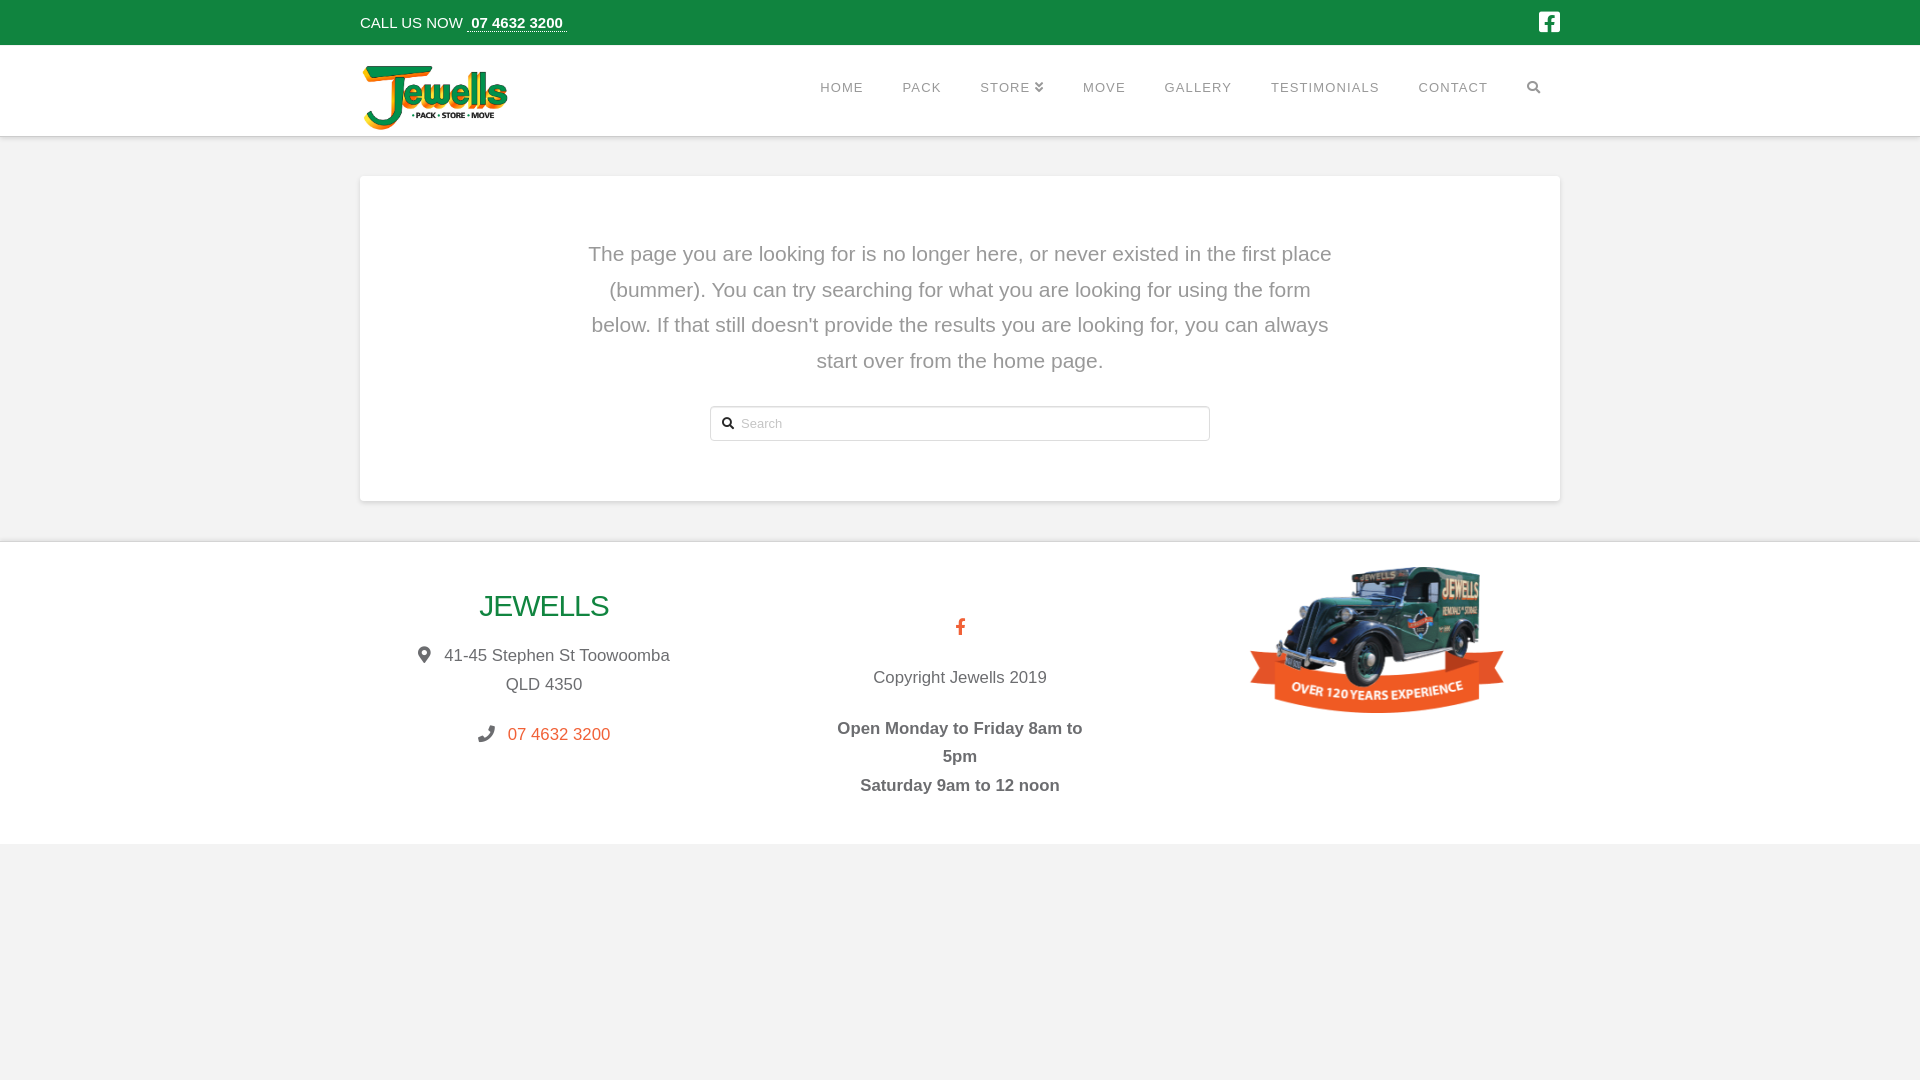 This screenshot has height=1080, width=1920. I want to click on 'MOVE', so click(1103, 86).